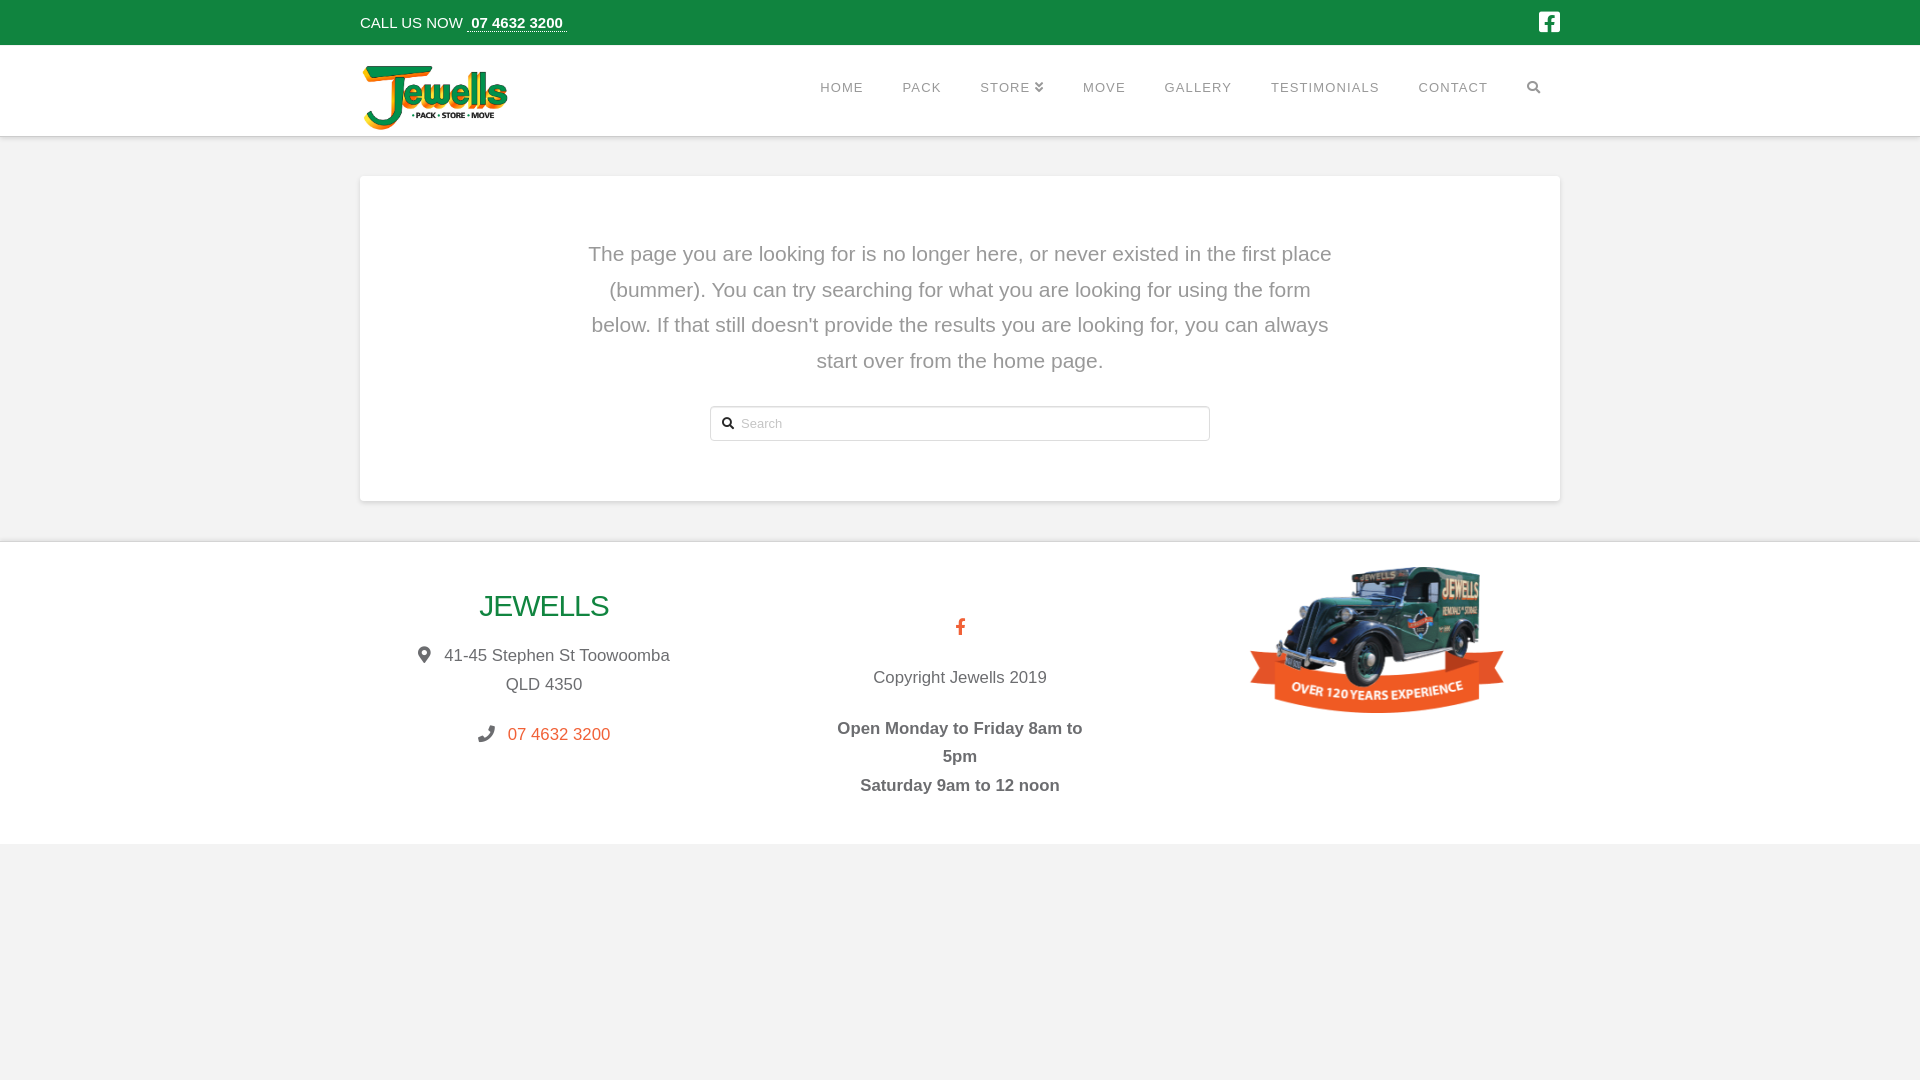 This screenshot has height=1080, width=1920. I want to click on 'MOVE', so click(1103, 86).